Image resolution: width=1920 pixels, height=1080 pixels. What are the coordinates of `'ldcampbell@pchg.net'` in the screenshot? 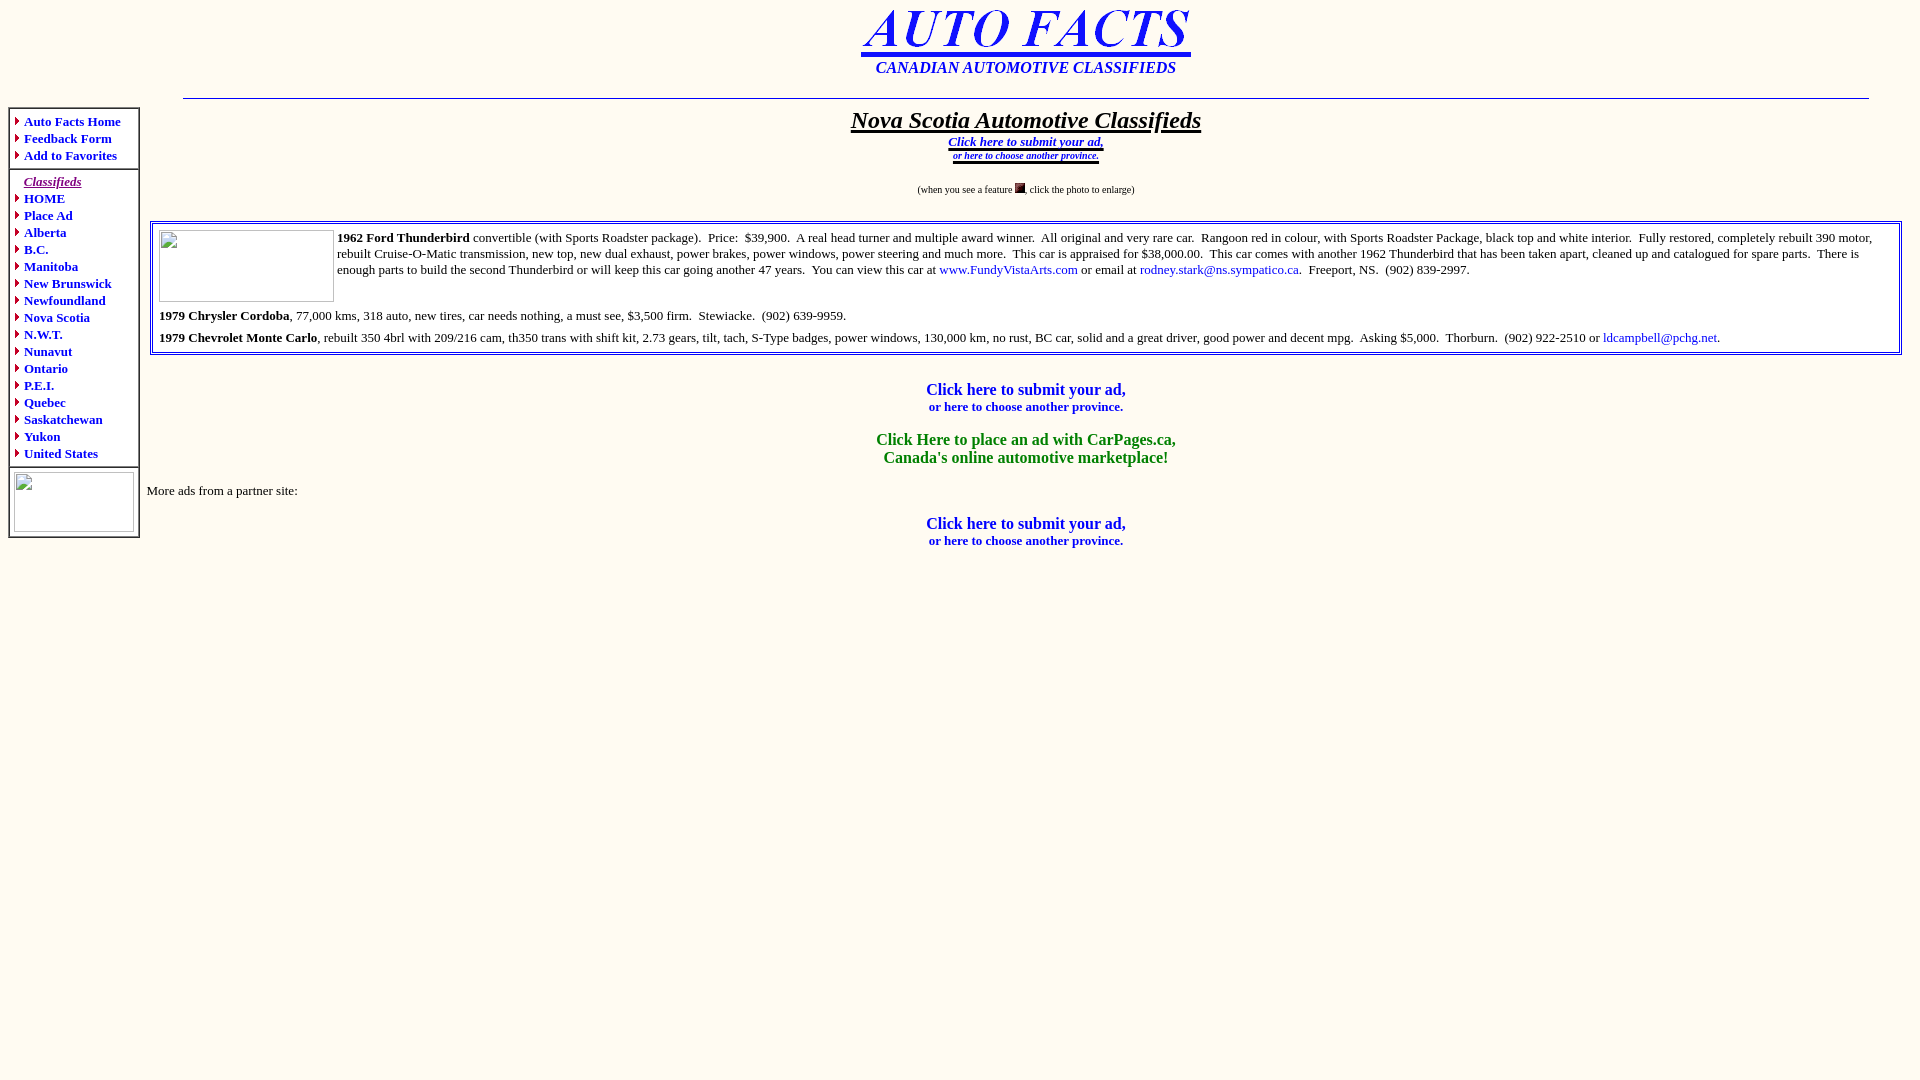 It's located at (1660, 336).